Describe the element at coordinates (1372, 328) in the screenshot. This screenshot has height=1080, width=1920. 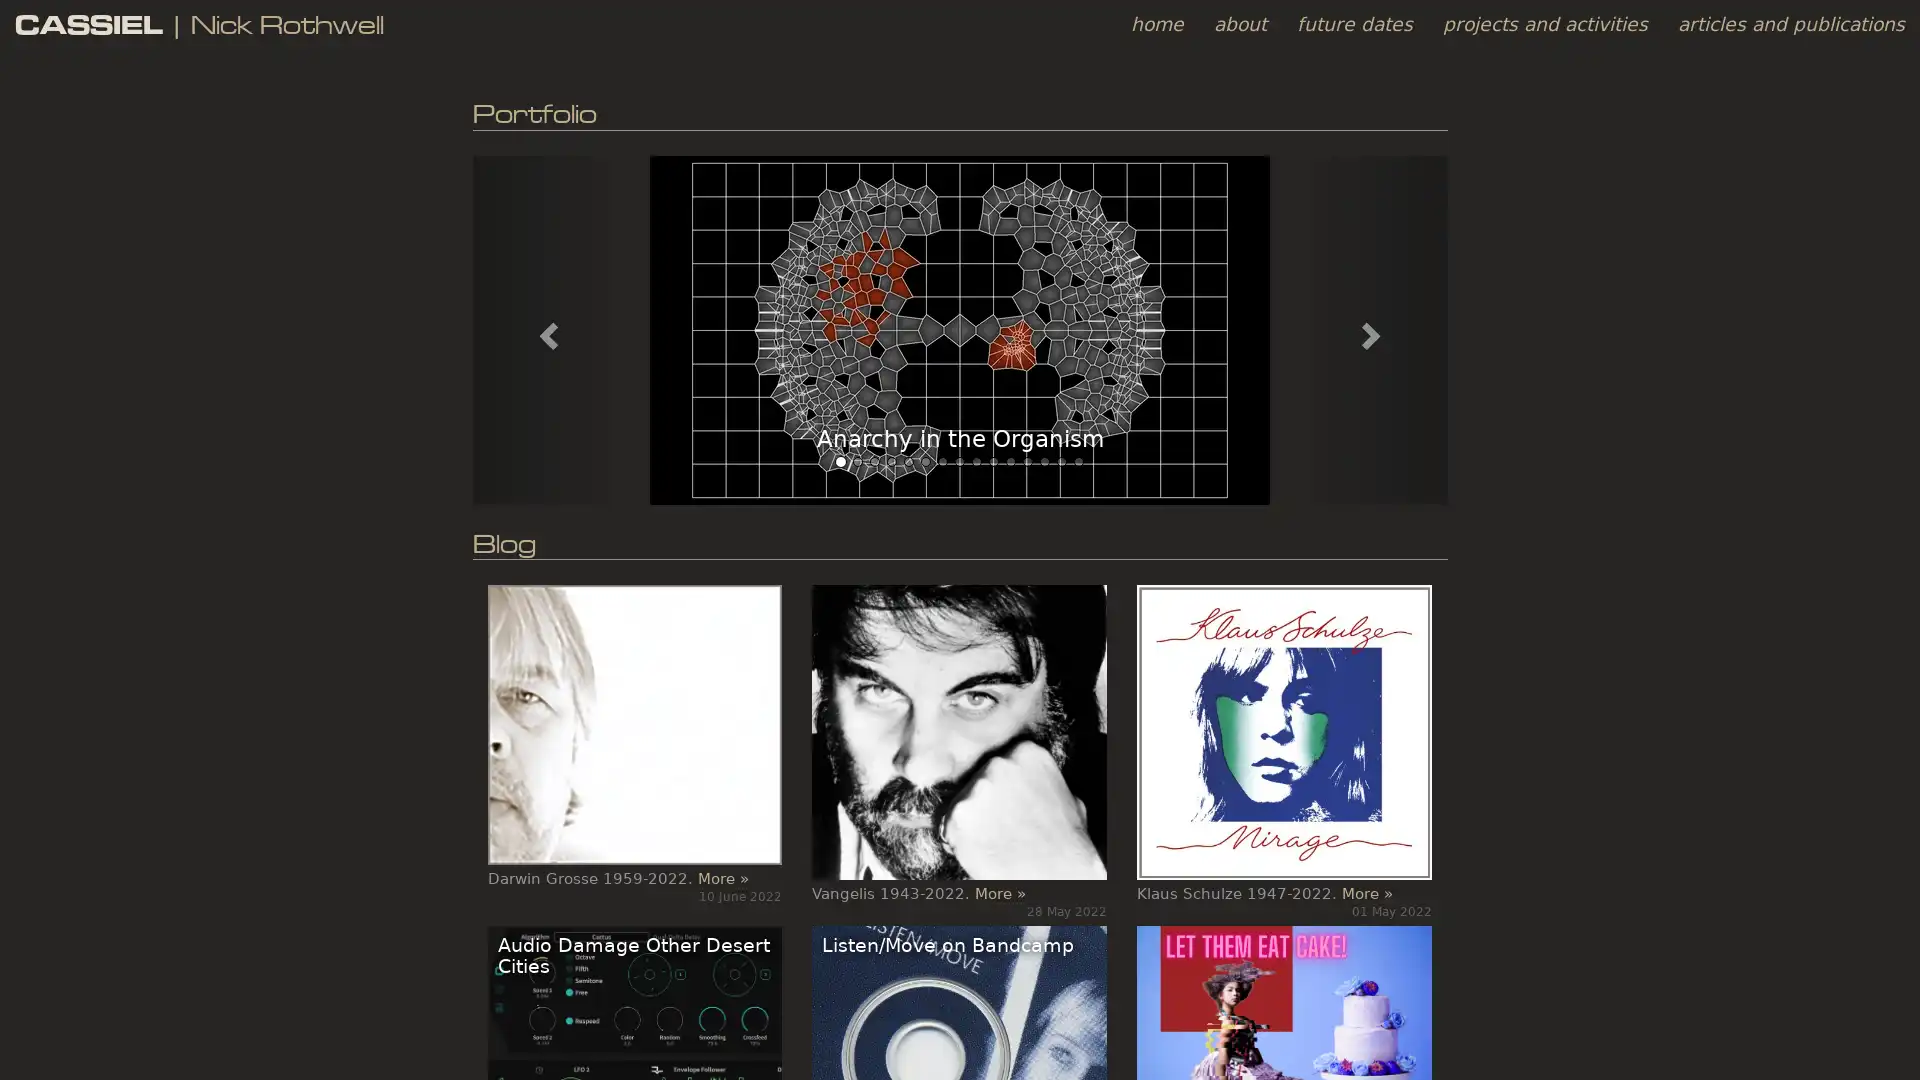
I see `Next` at that location.